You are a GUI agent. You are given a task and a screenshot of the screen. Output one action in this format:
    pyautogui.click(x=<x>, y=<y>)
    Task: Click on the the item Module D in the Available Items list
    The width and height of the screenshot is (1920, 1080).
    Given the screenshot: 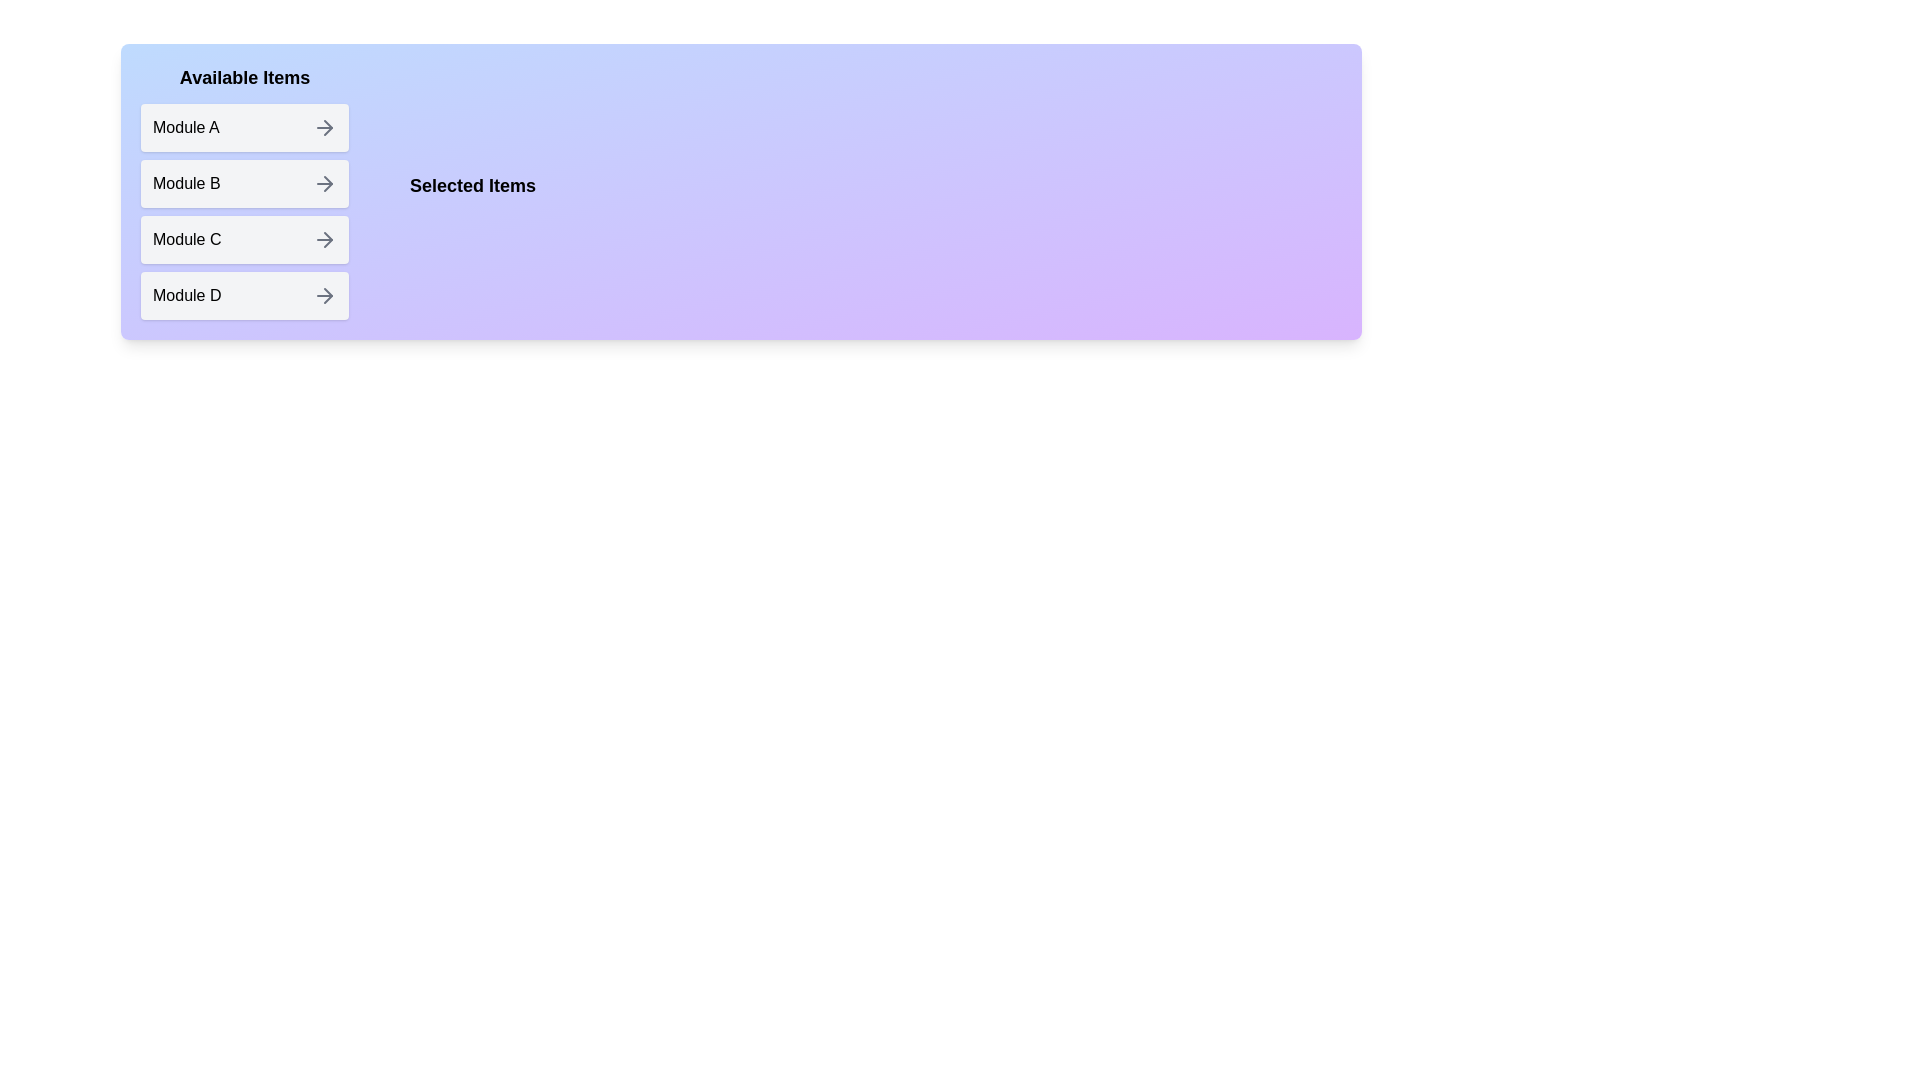 What is the action you would take?
    pyautogui.click(x=243, y=296)
    